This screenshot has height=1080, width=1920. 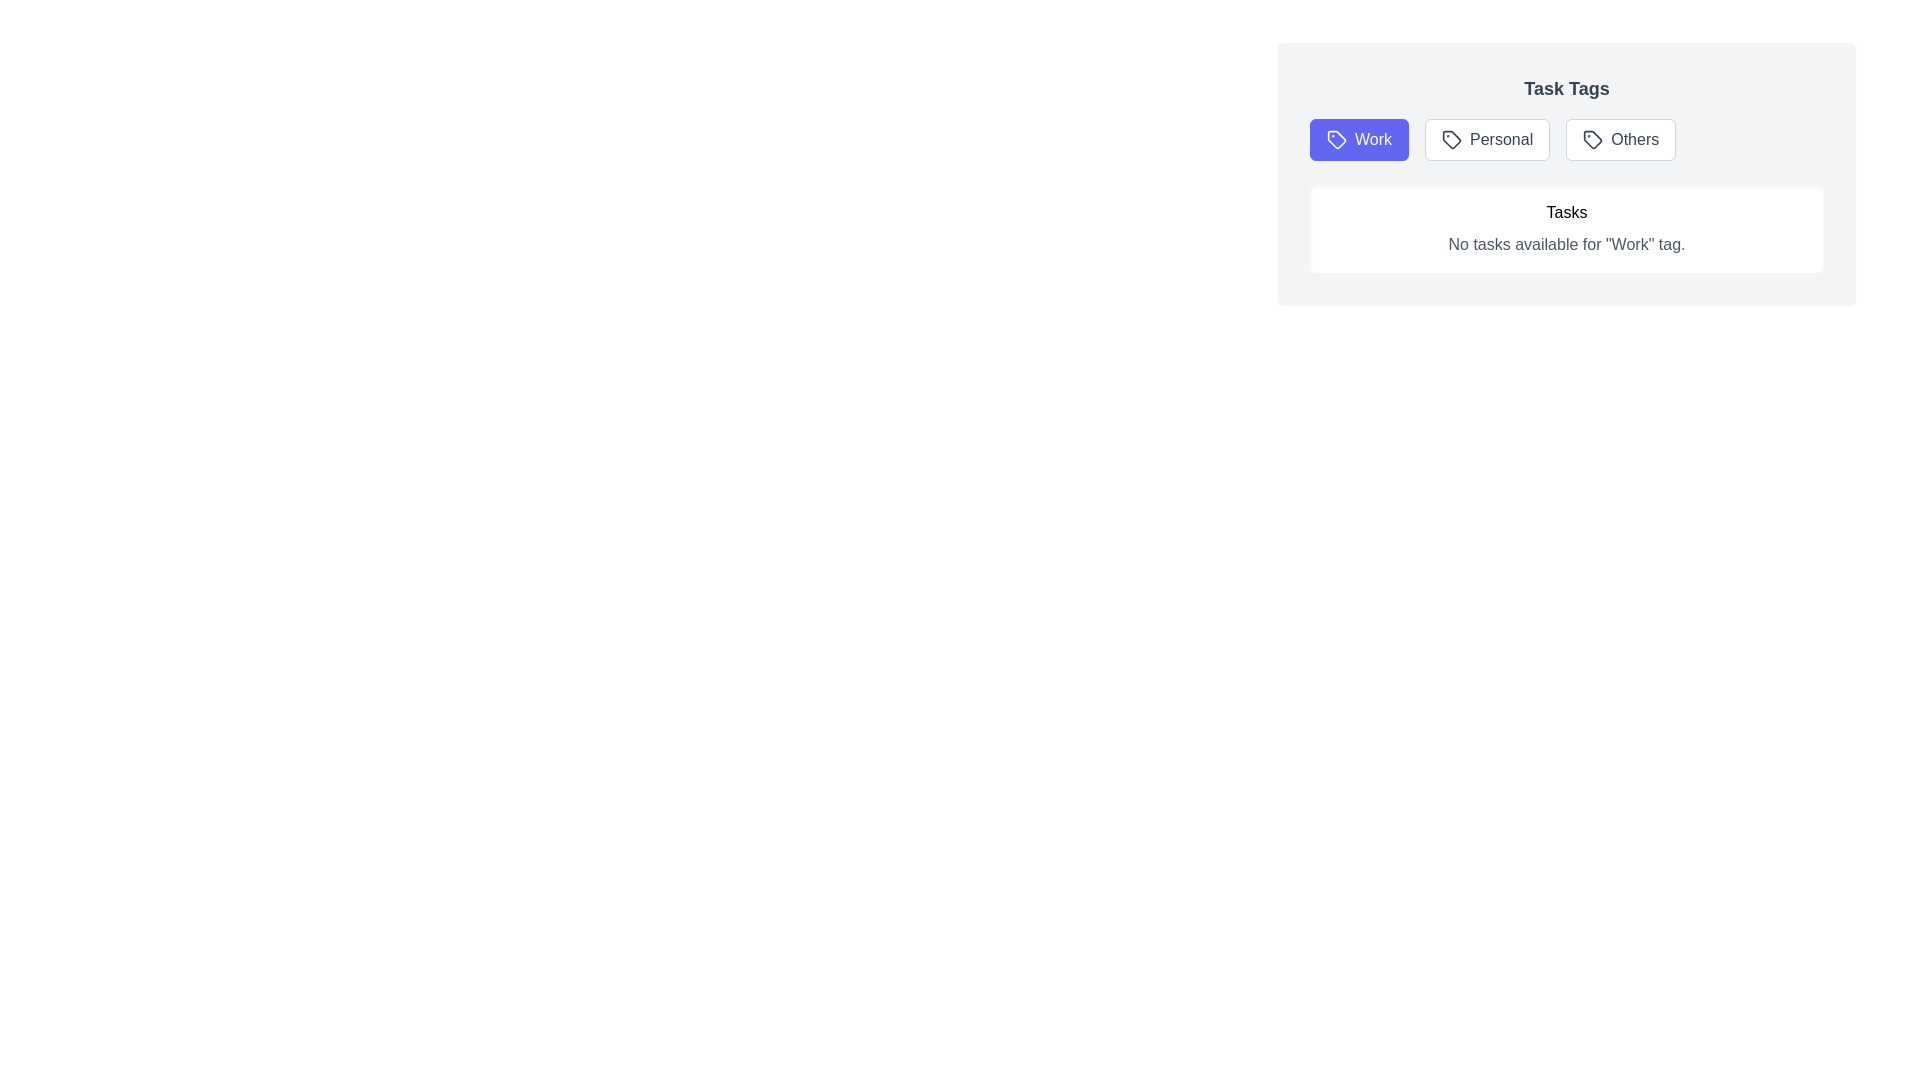 I want to click on the small tag-shaped icon with rounded corners associated with the 'Personal' button located in the 'Task Tags' segment, so click(x=1452, y=138).